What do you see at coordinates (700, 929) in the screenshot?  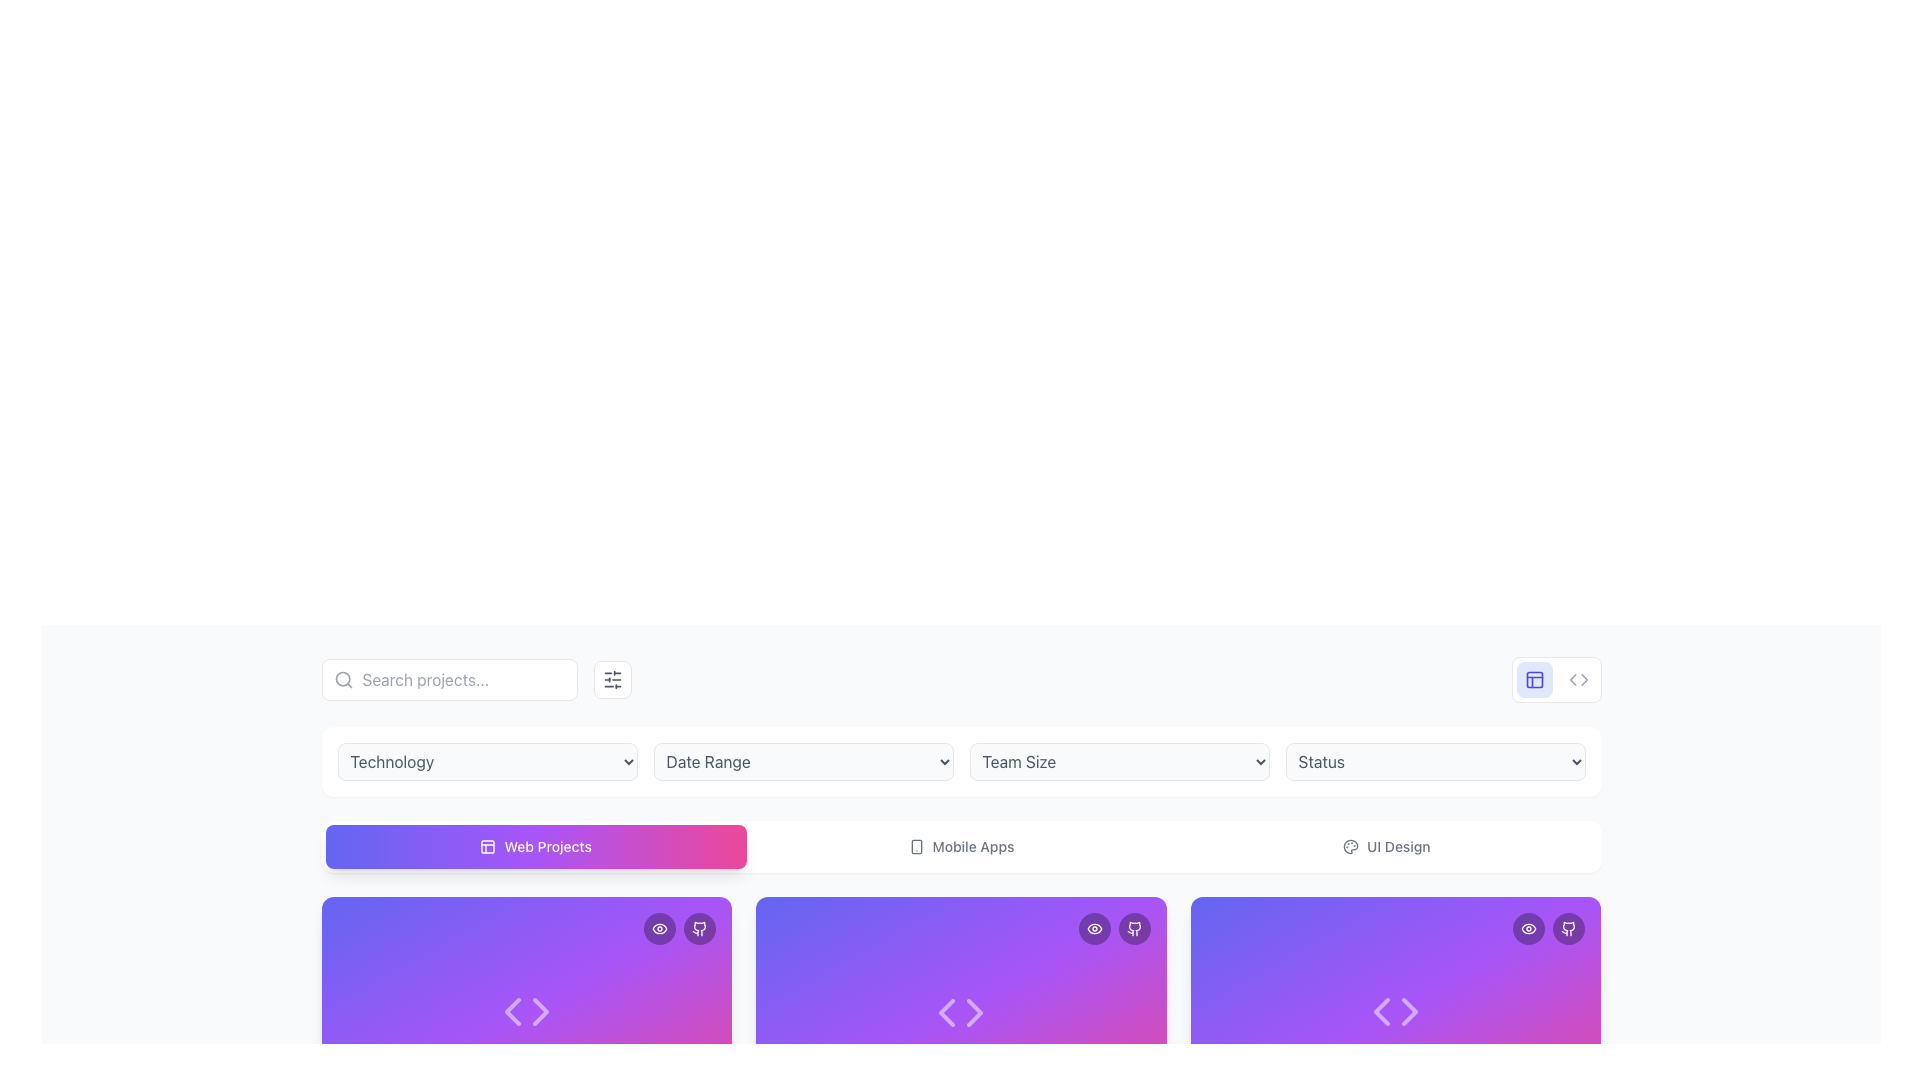 I see `the circular button with a black translucent background and a white GitHub icon located at the top-right corner of the purple panel` at bounding box center [700, 929].